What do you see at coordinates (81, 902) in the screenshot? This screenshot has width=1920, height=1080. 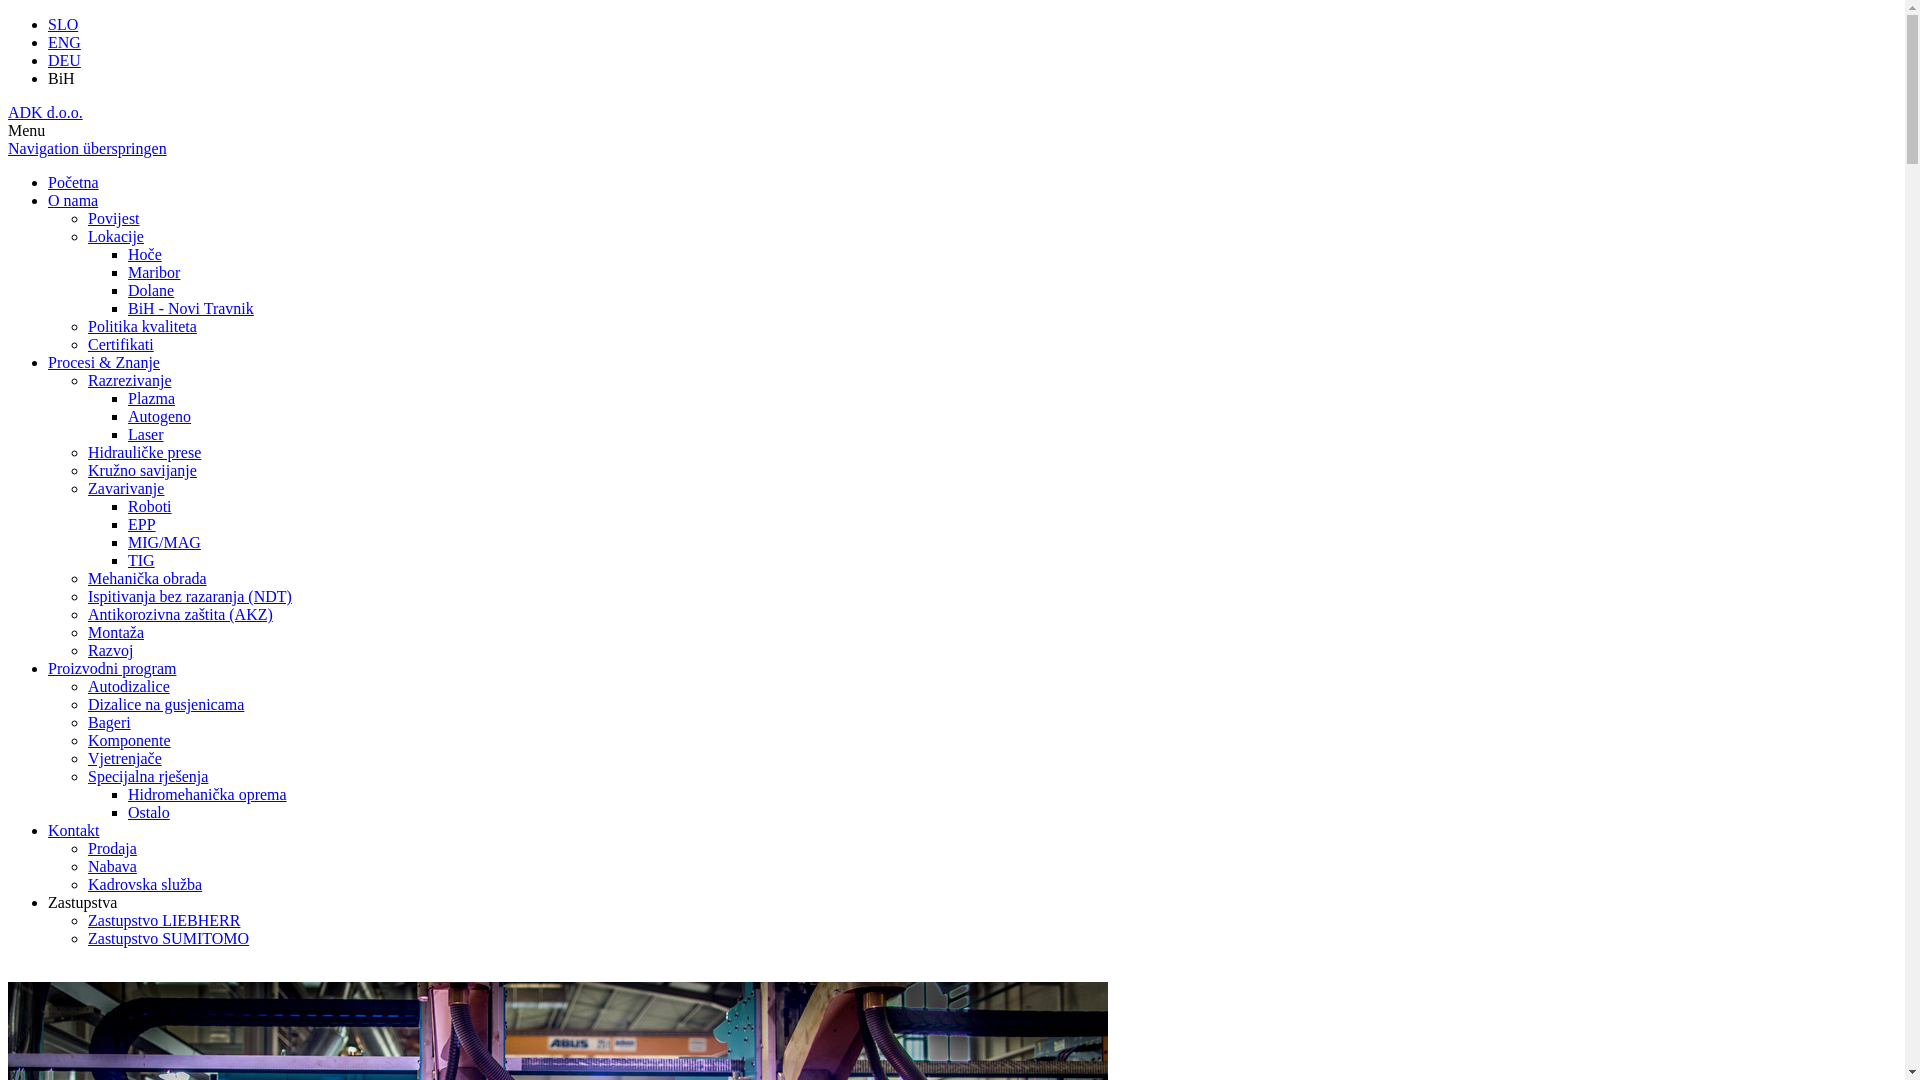 I see `'Zastupstva'` at bounding box center [81, 902].